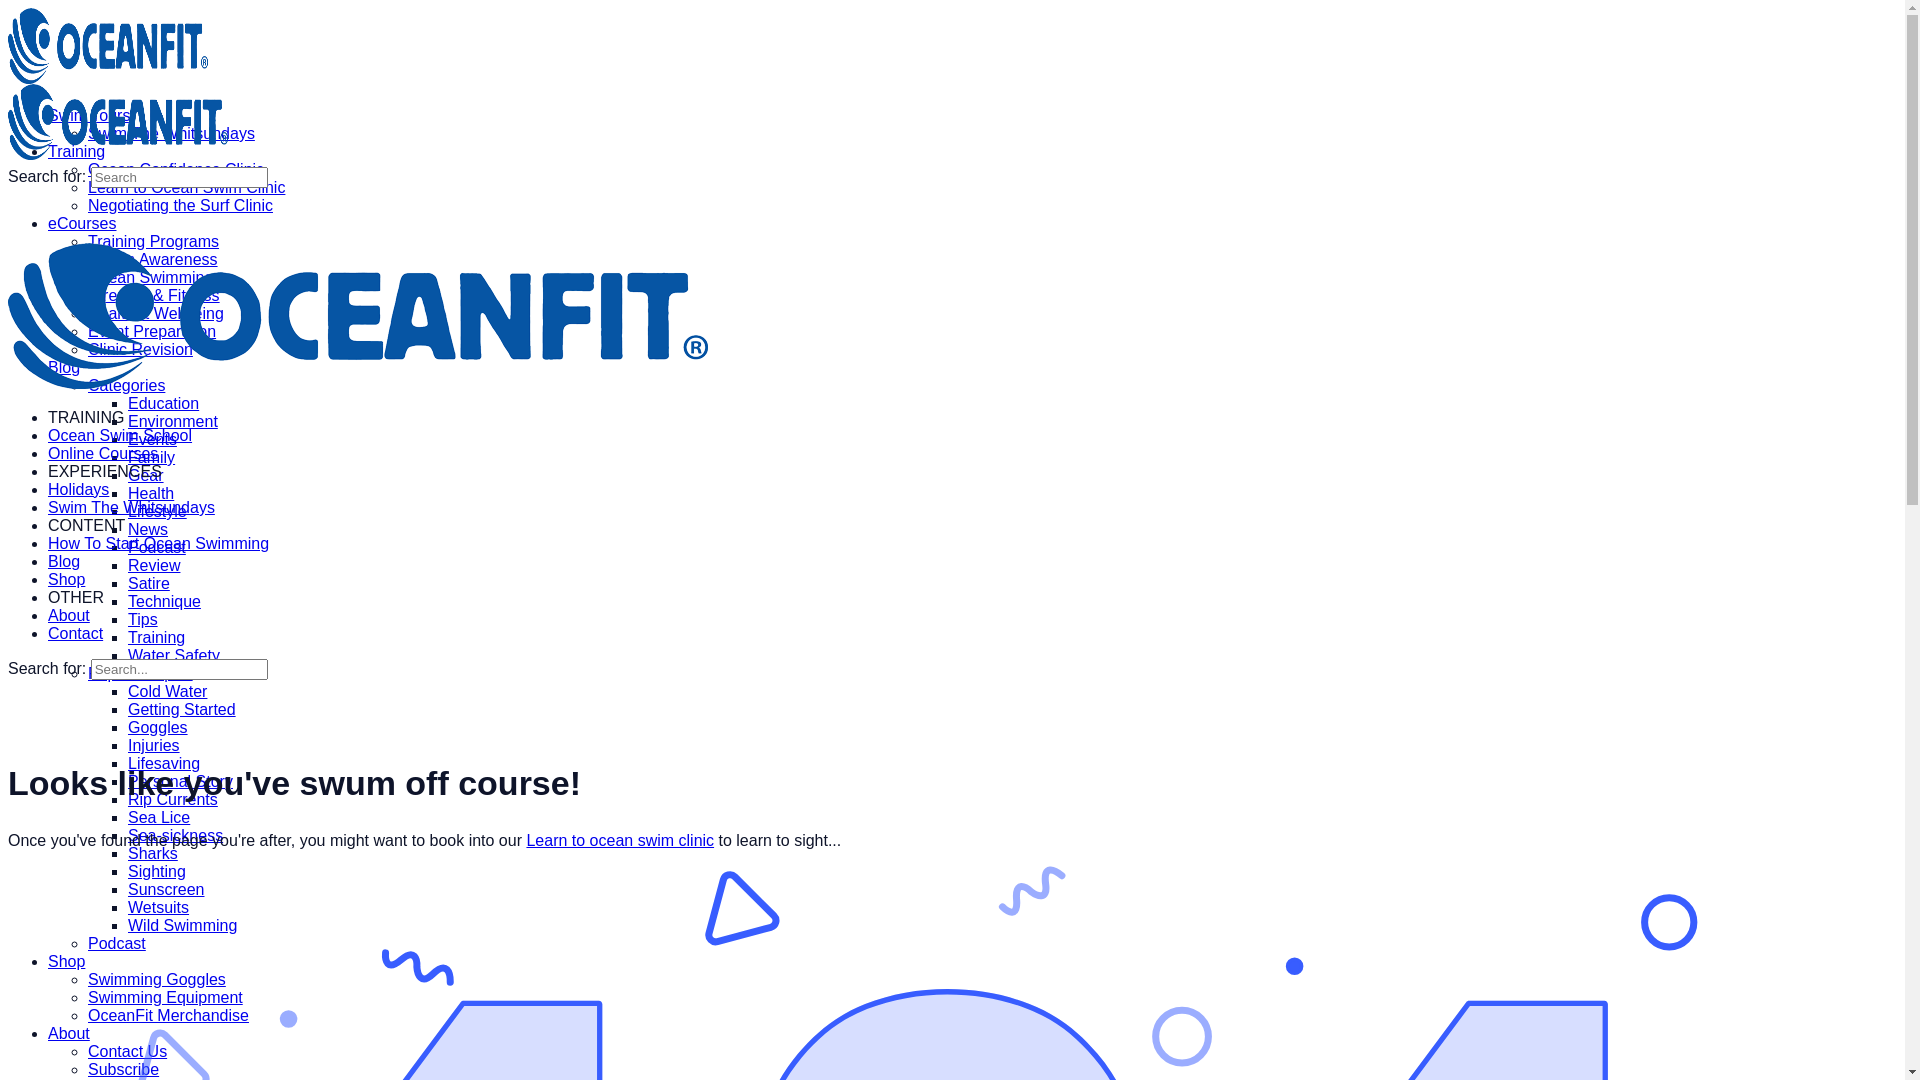  I want to click on 'Negotiating the Surf Clinic', so click(180, 205).